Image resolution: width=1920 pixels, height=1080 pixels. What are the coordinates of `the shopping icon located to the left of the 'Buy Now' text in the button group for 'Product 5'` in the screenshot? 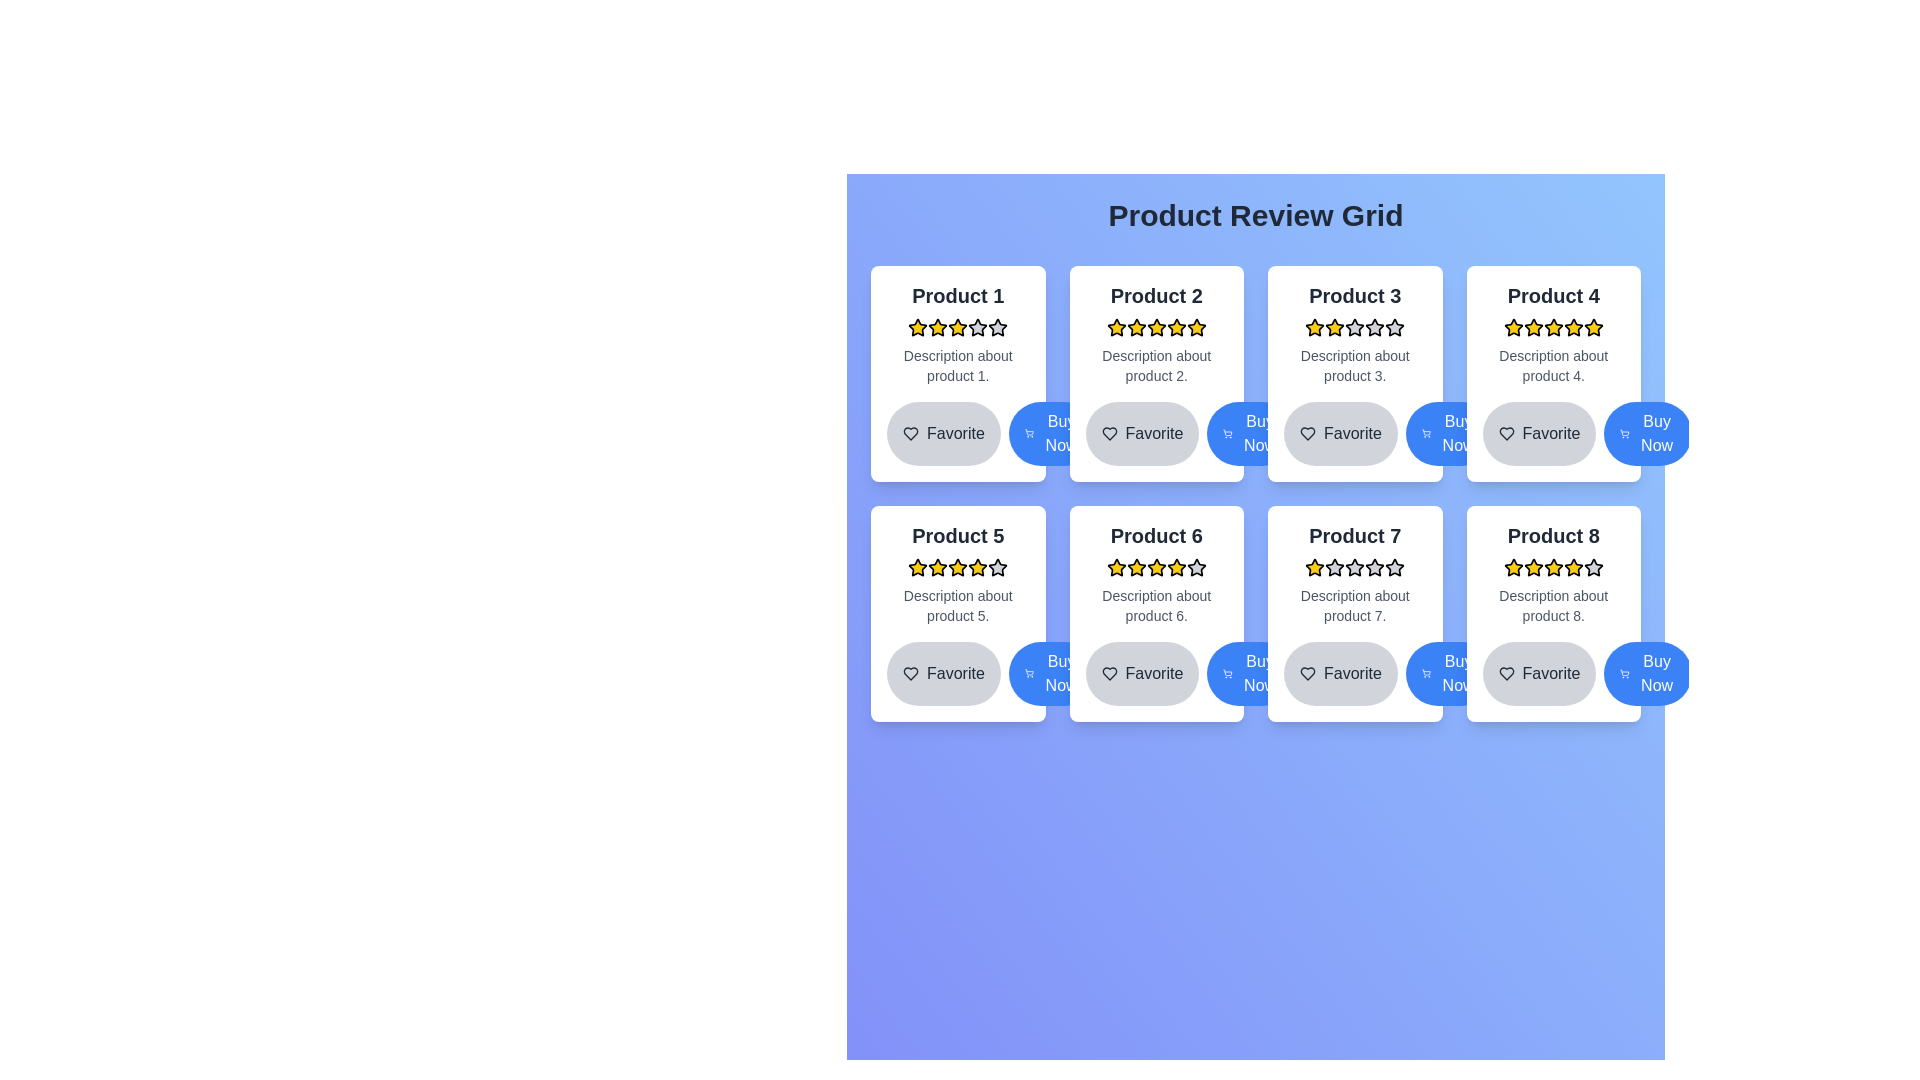 It's located at (1029, 674).